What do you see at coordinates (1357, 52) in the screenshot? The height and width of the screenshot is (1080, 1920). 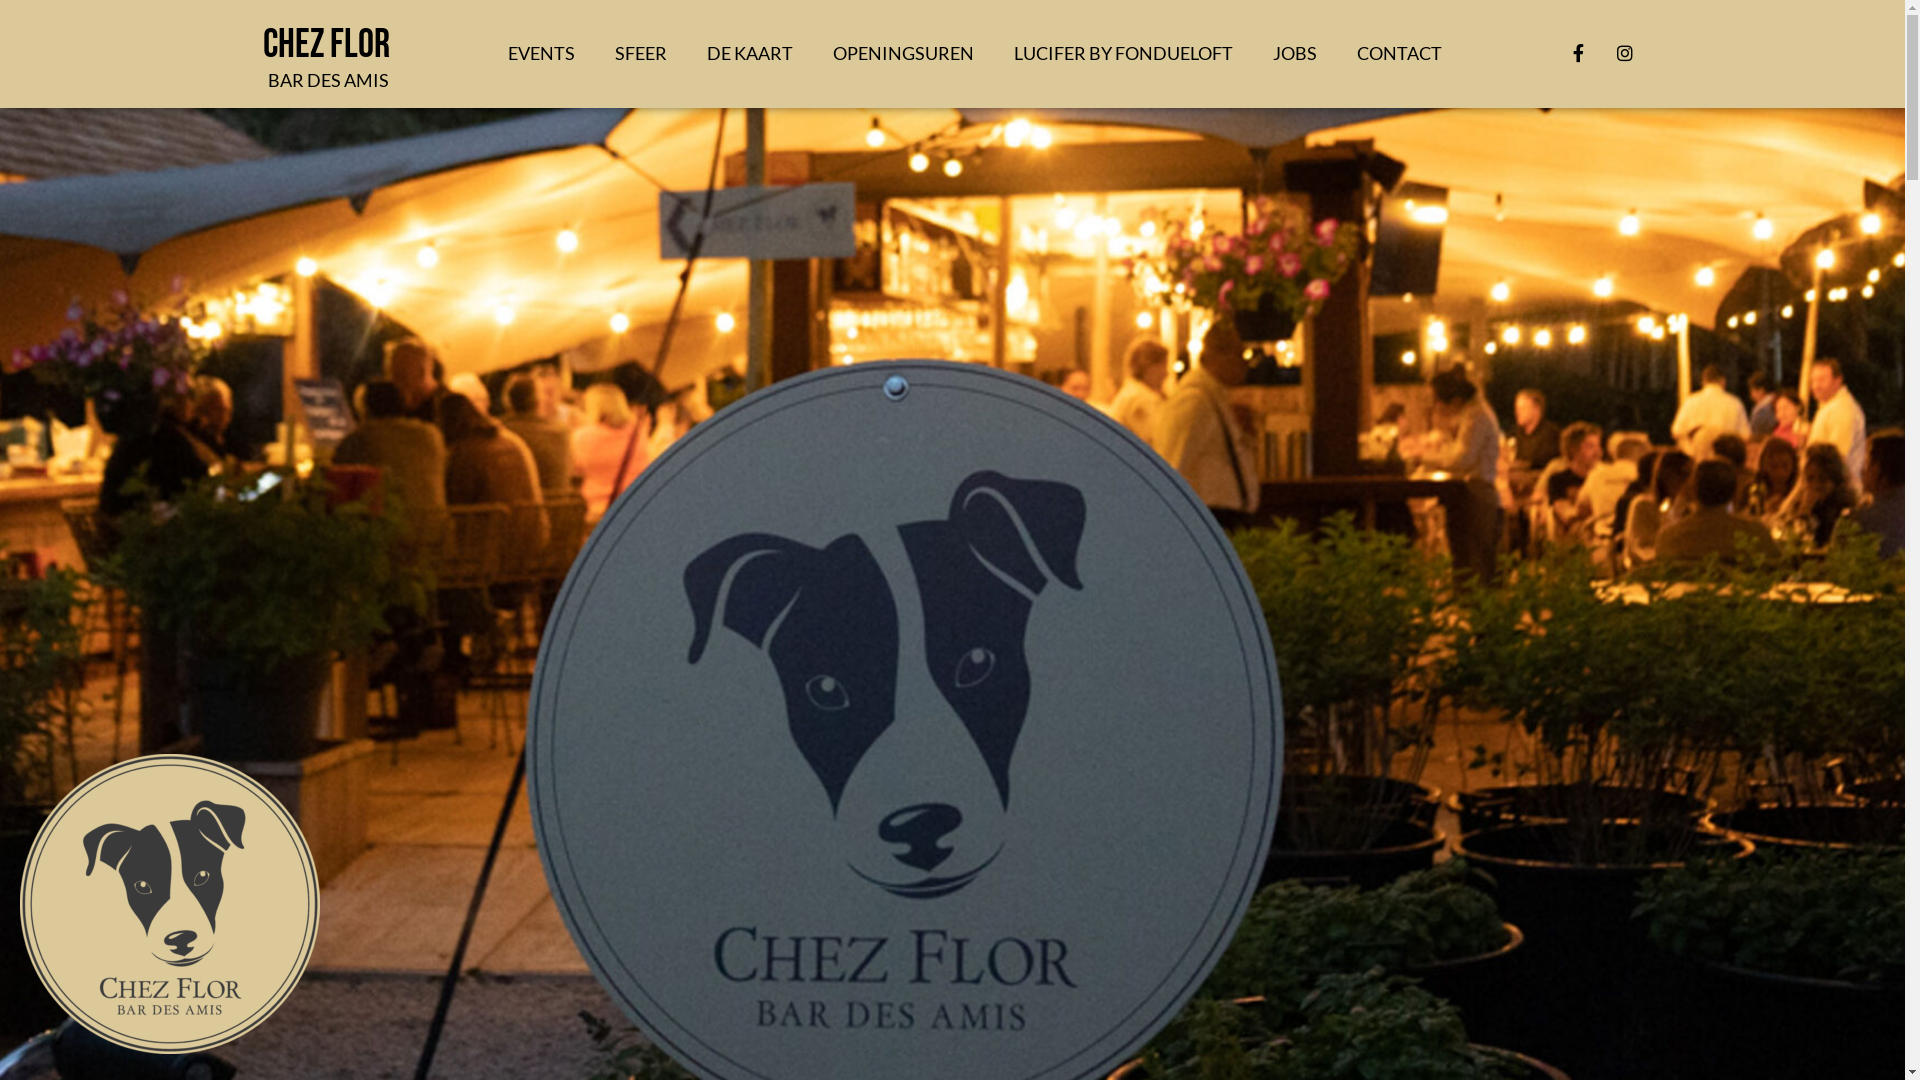 I see `'CONTACT'` at bounding box center [1357, 52].